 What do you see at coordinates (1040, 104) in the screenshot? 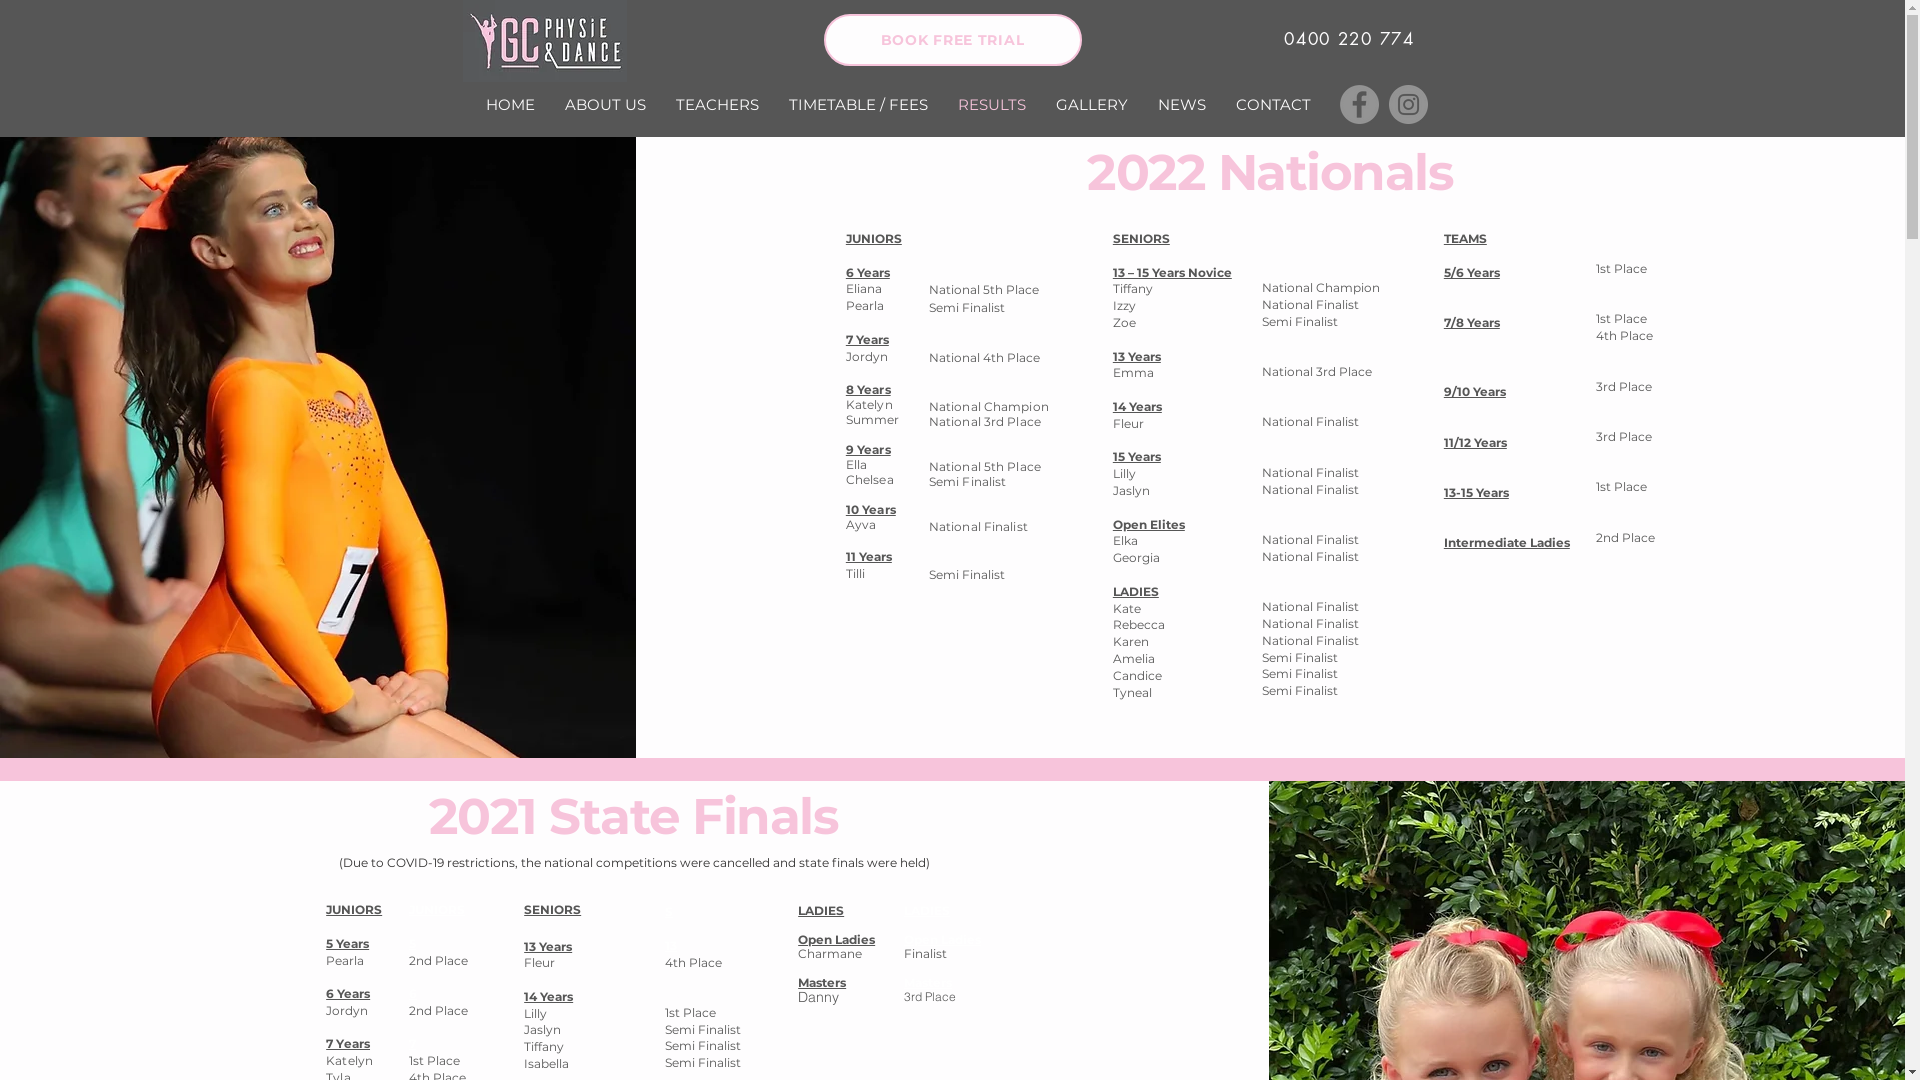
I see `'GALLERY'` at bounding box center [1040, 104].